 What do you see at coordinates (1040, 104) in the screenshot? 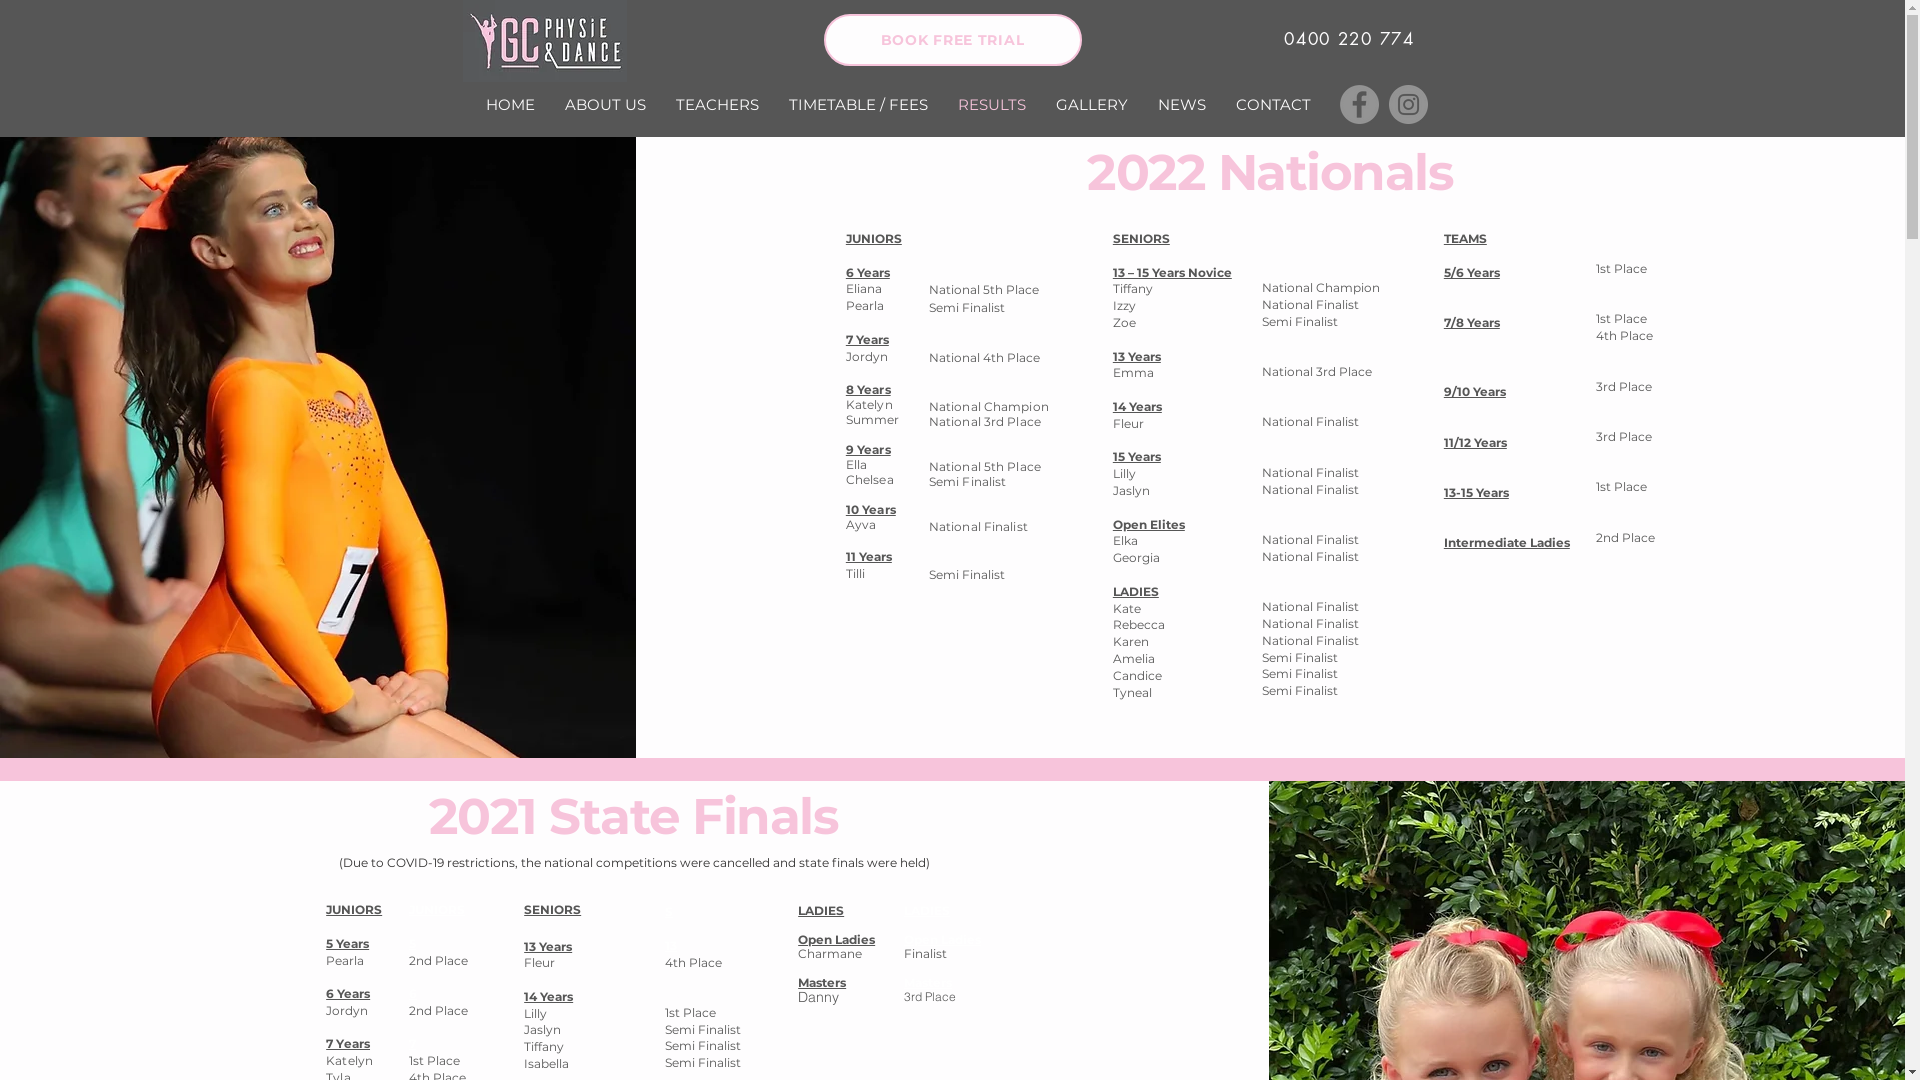
I see `'GALLERY'` at bounding box center [1040, 104].